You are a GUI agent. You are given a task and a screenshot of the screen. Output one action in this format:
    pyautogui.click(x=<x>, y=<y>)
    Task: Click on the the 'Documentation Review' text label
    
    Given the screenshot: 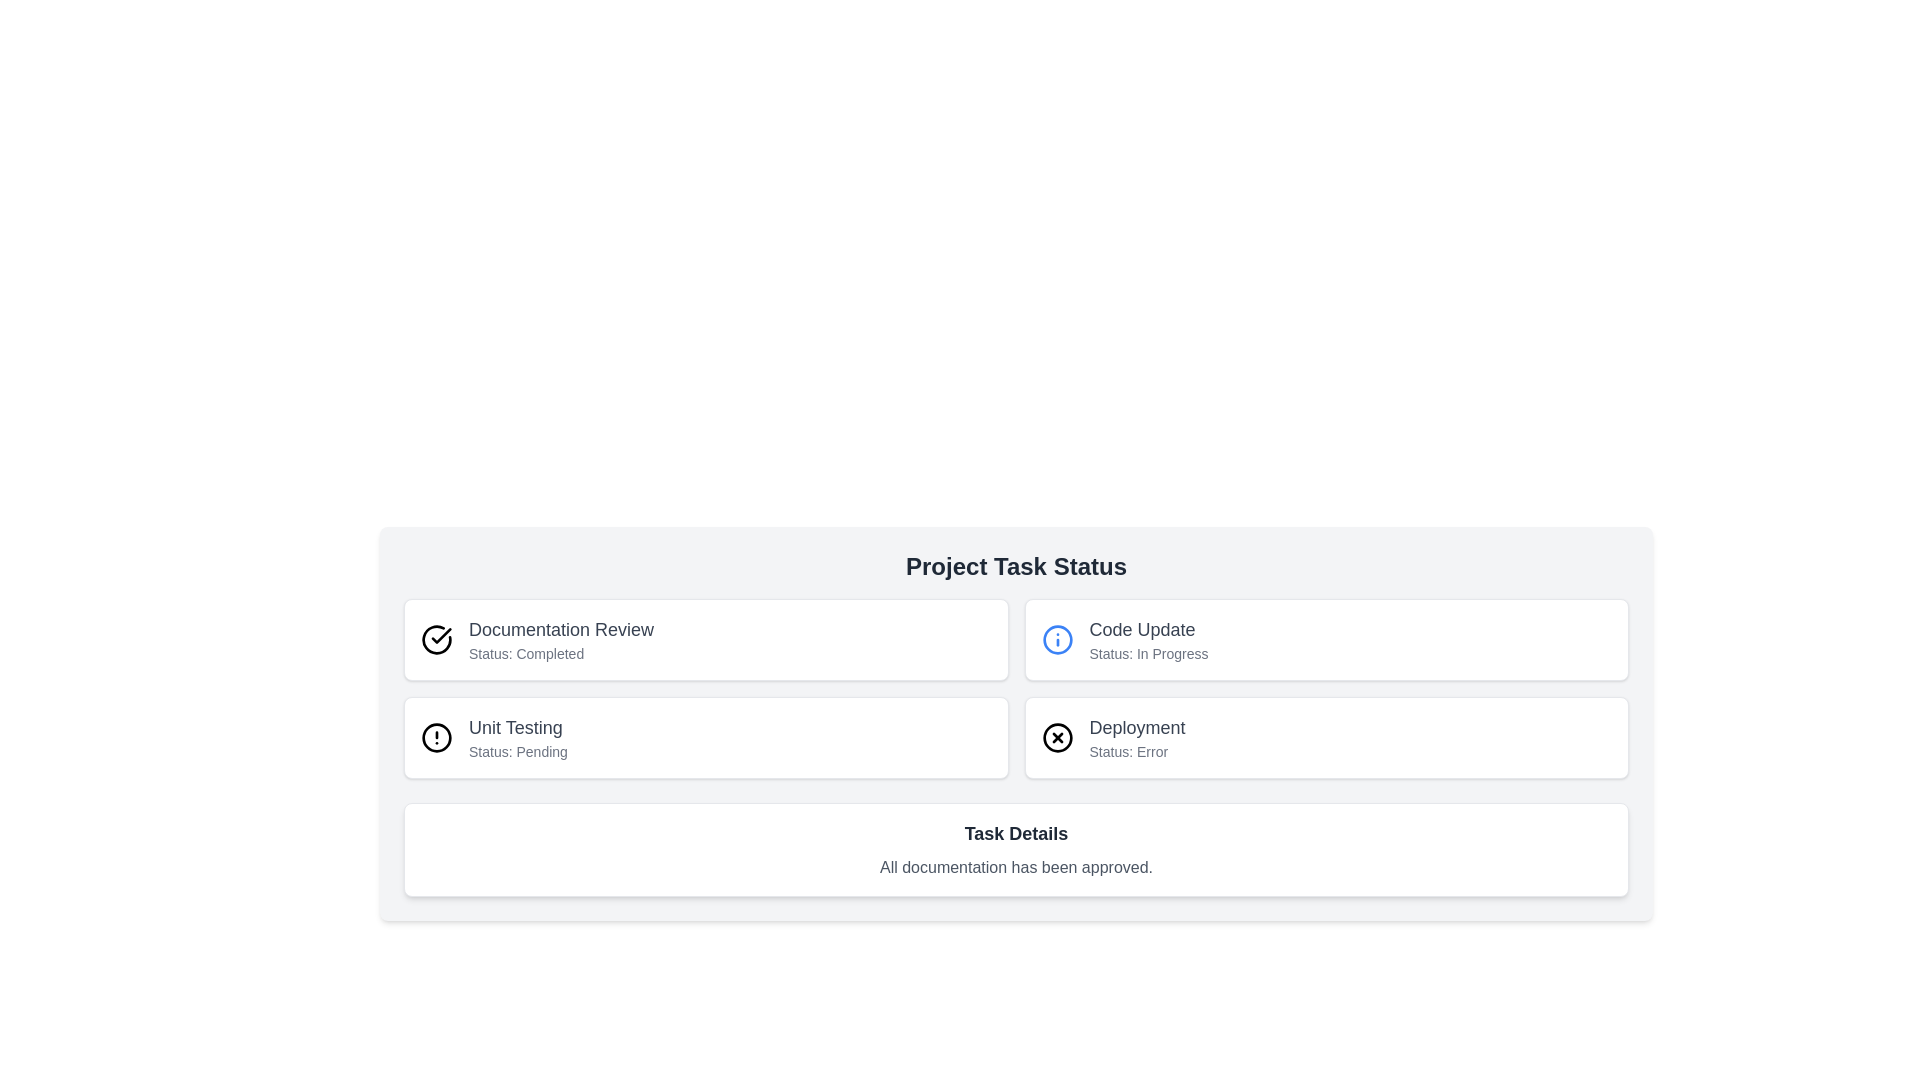 What is the action you would take?
    pyautogui.click(x=560, y=628)
    